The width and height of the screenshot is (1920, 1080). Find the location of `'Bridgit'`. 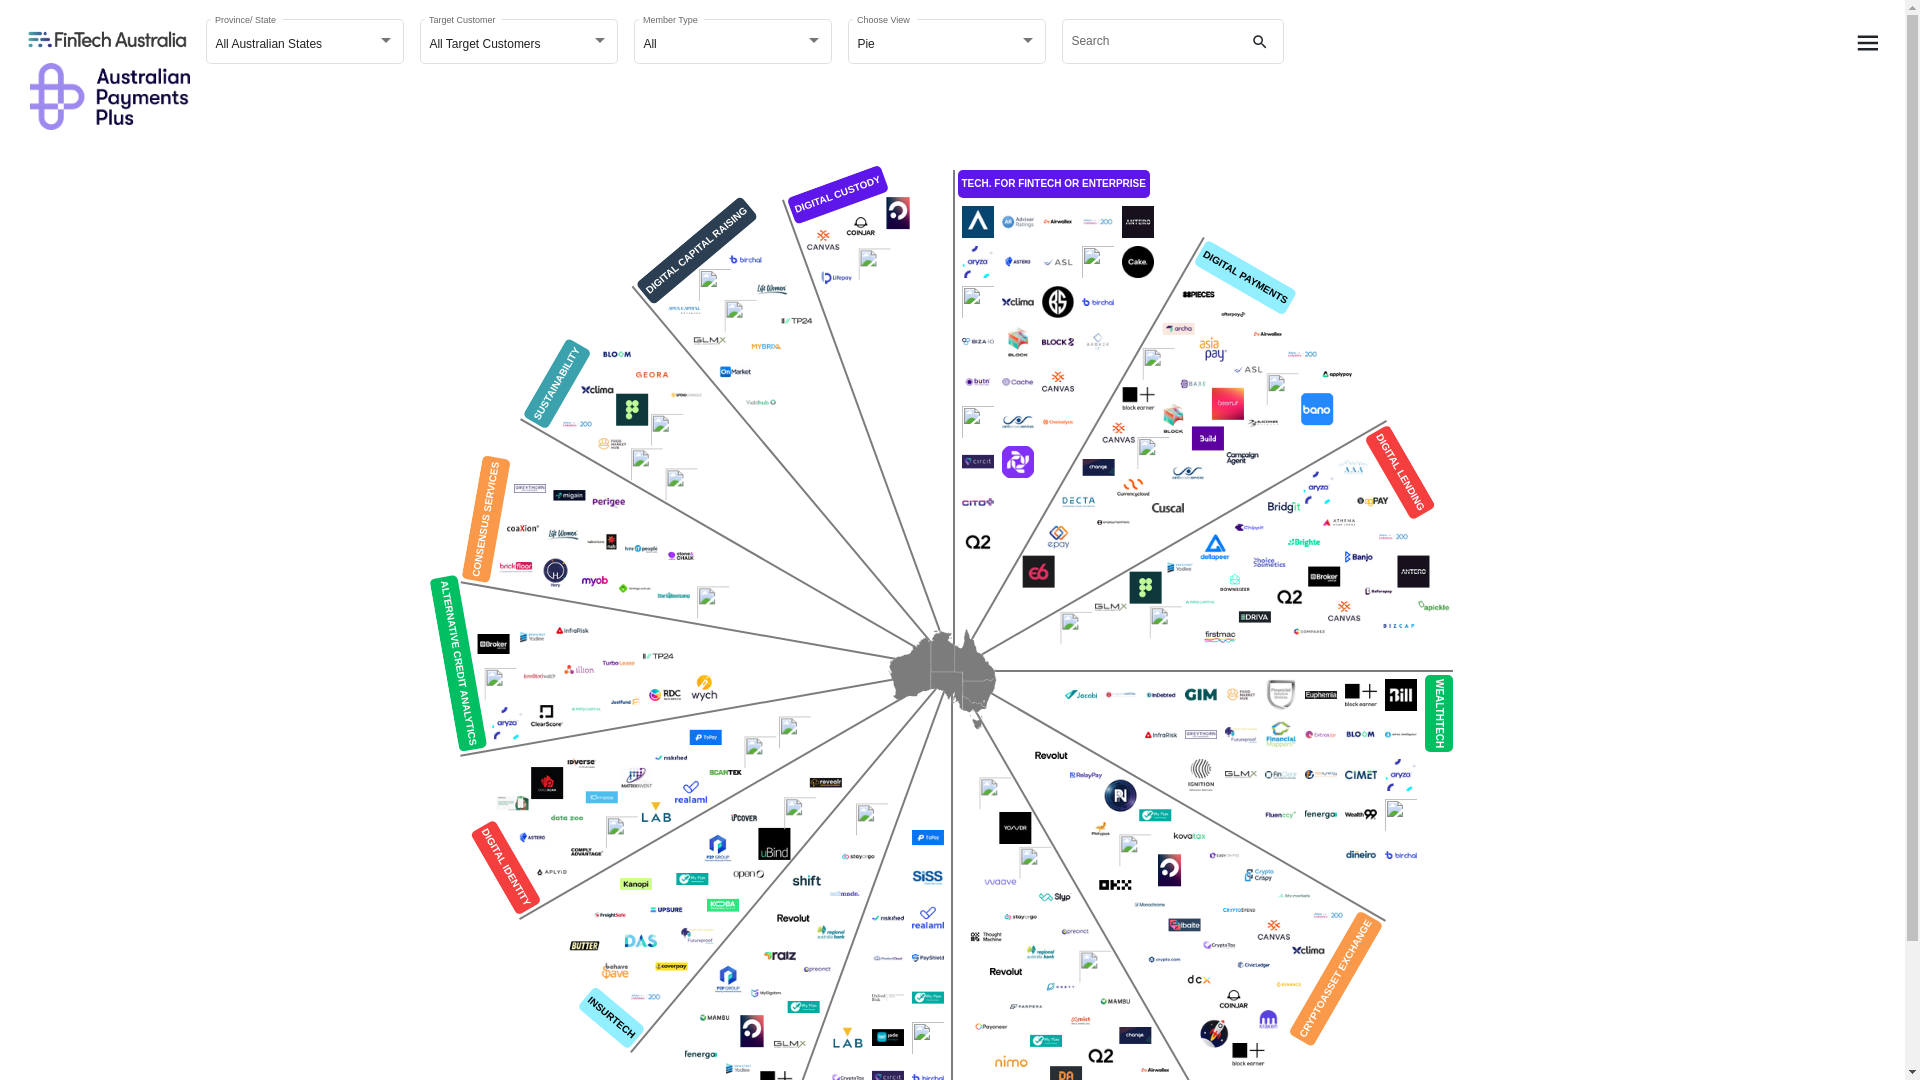

'Bridgit' is located at coordinates (1262, 507).